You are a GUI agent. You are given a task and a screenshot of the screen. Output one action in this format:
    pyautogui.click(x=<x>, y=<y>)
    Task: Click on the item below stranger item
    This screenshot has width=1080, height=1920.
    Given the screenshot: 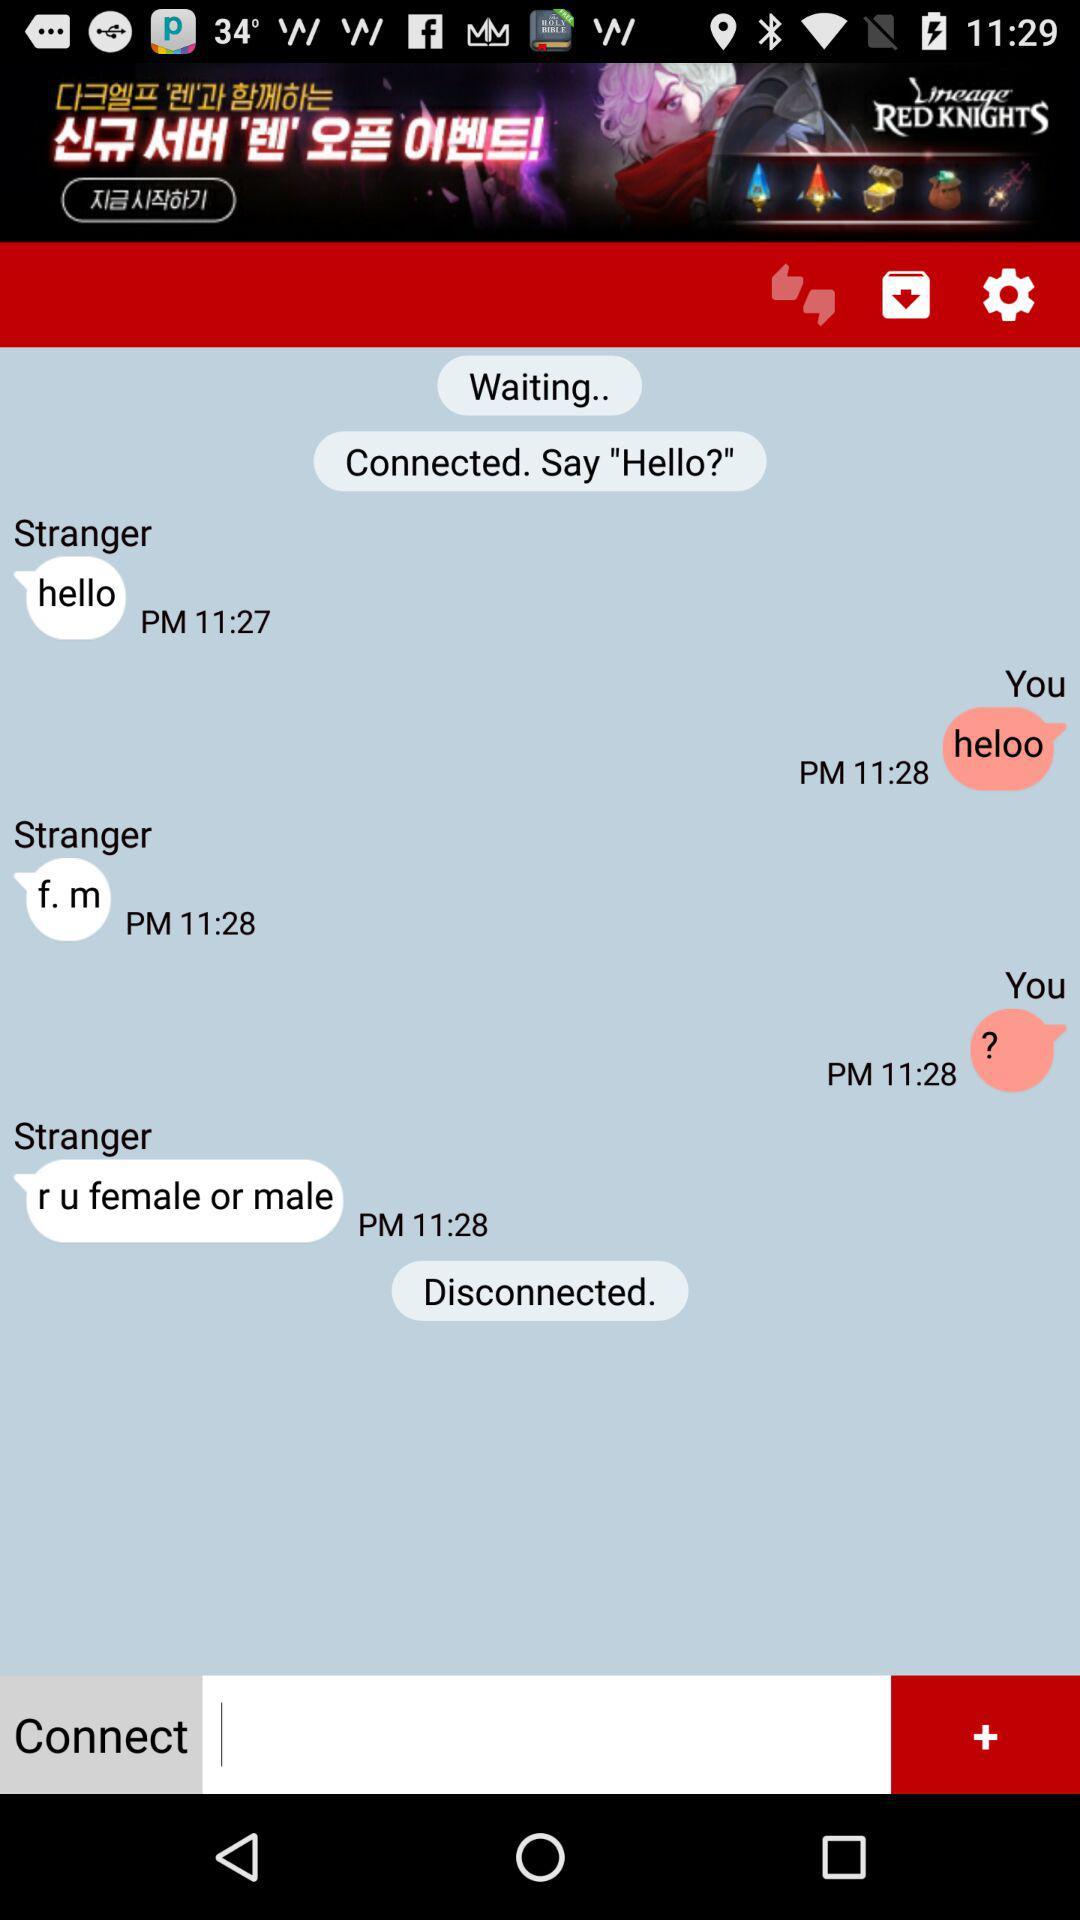 What is the action you would take?
    pyautogui.click(x=61, y=899)
    